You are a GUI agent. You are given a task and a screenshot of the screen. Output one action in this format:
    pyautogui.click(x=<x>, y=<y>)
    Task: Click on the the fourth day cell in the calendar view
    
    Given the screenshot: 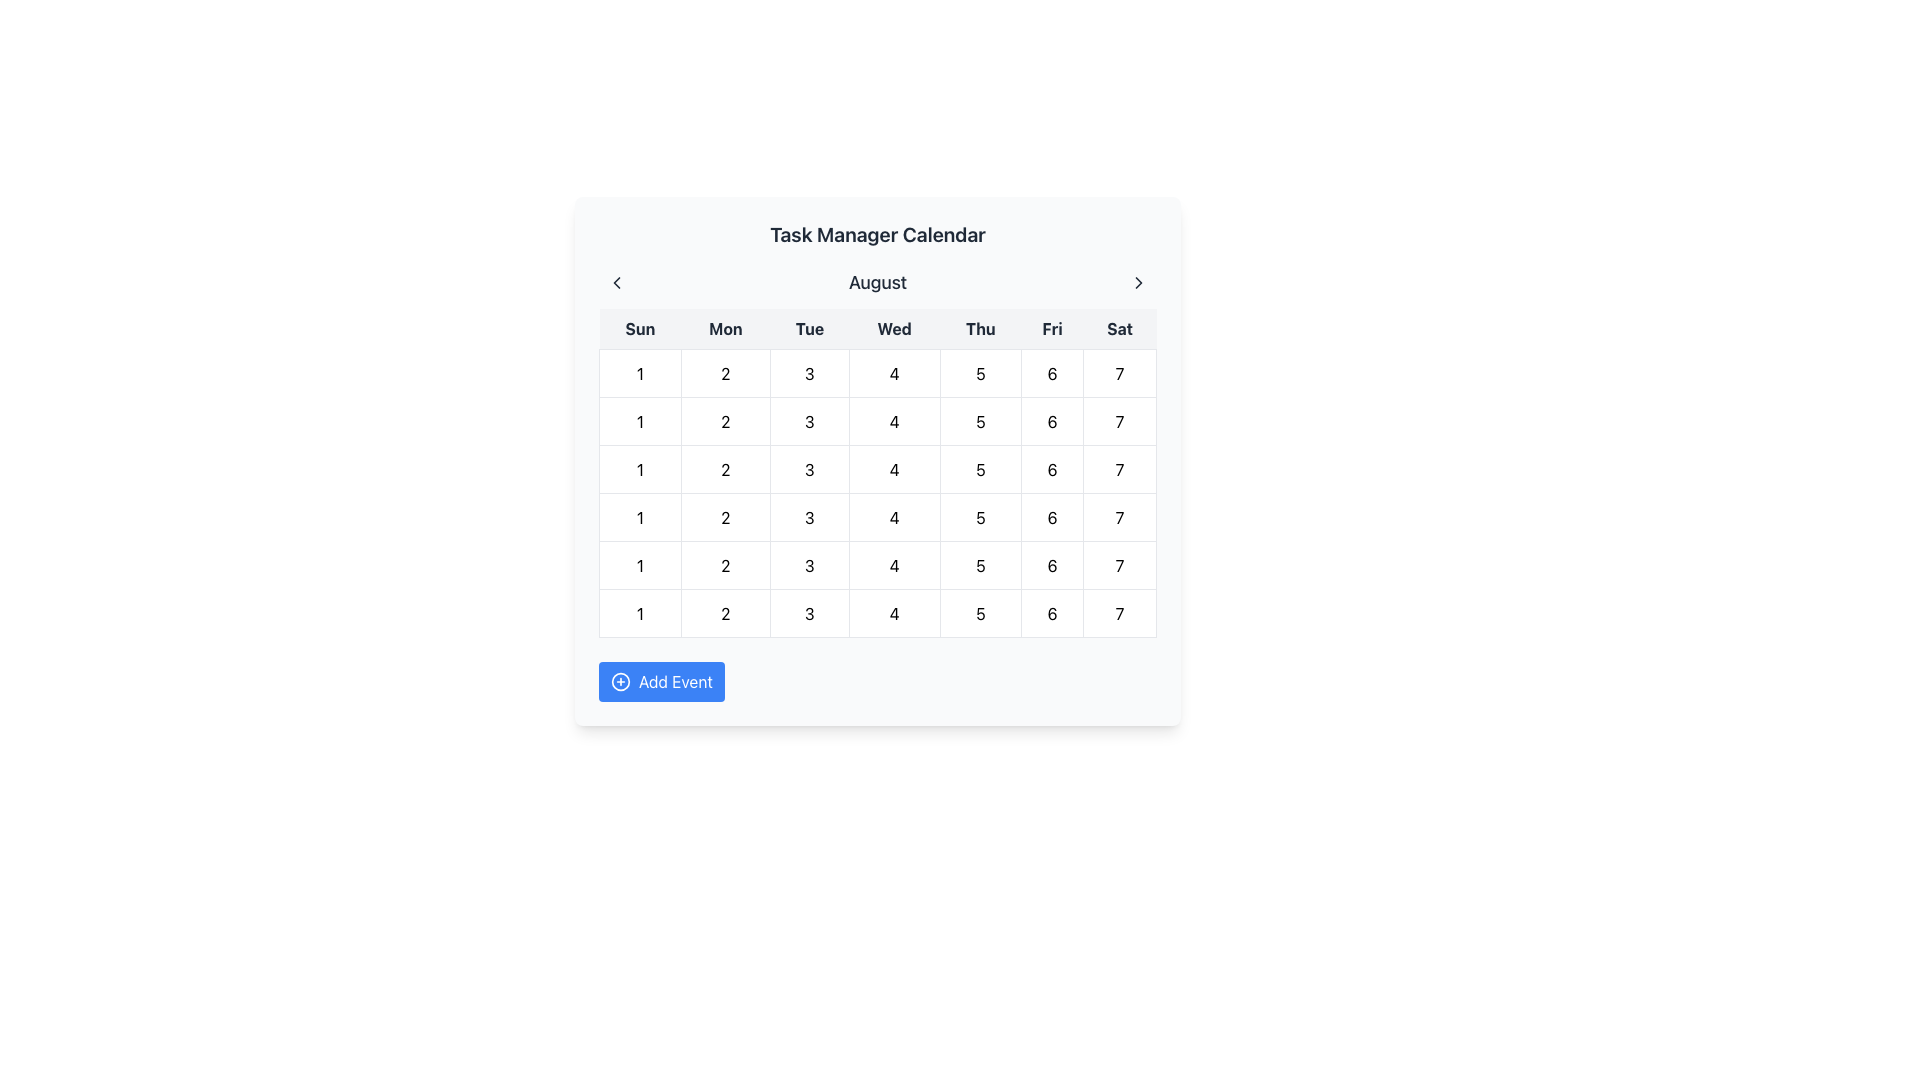 What is the action you would take?
    pyautogui.click(x=893, y=612)
    